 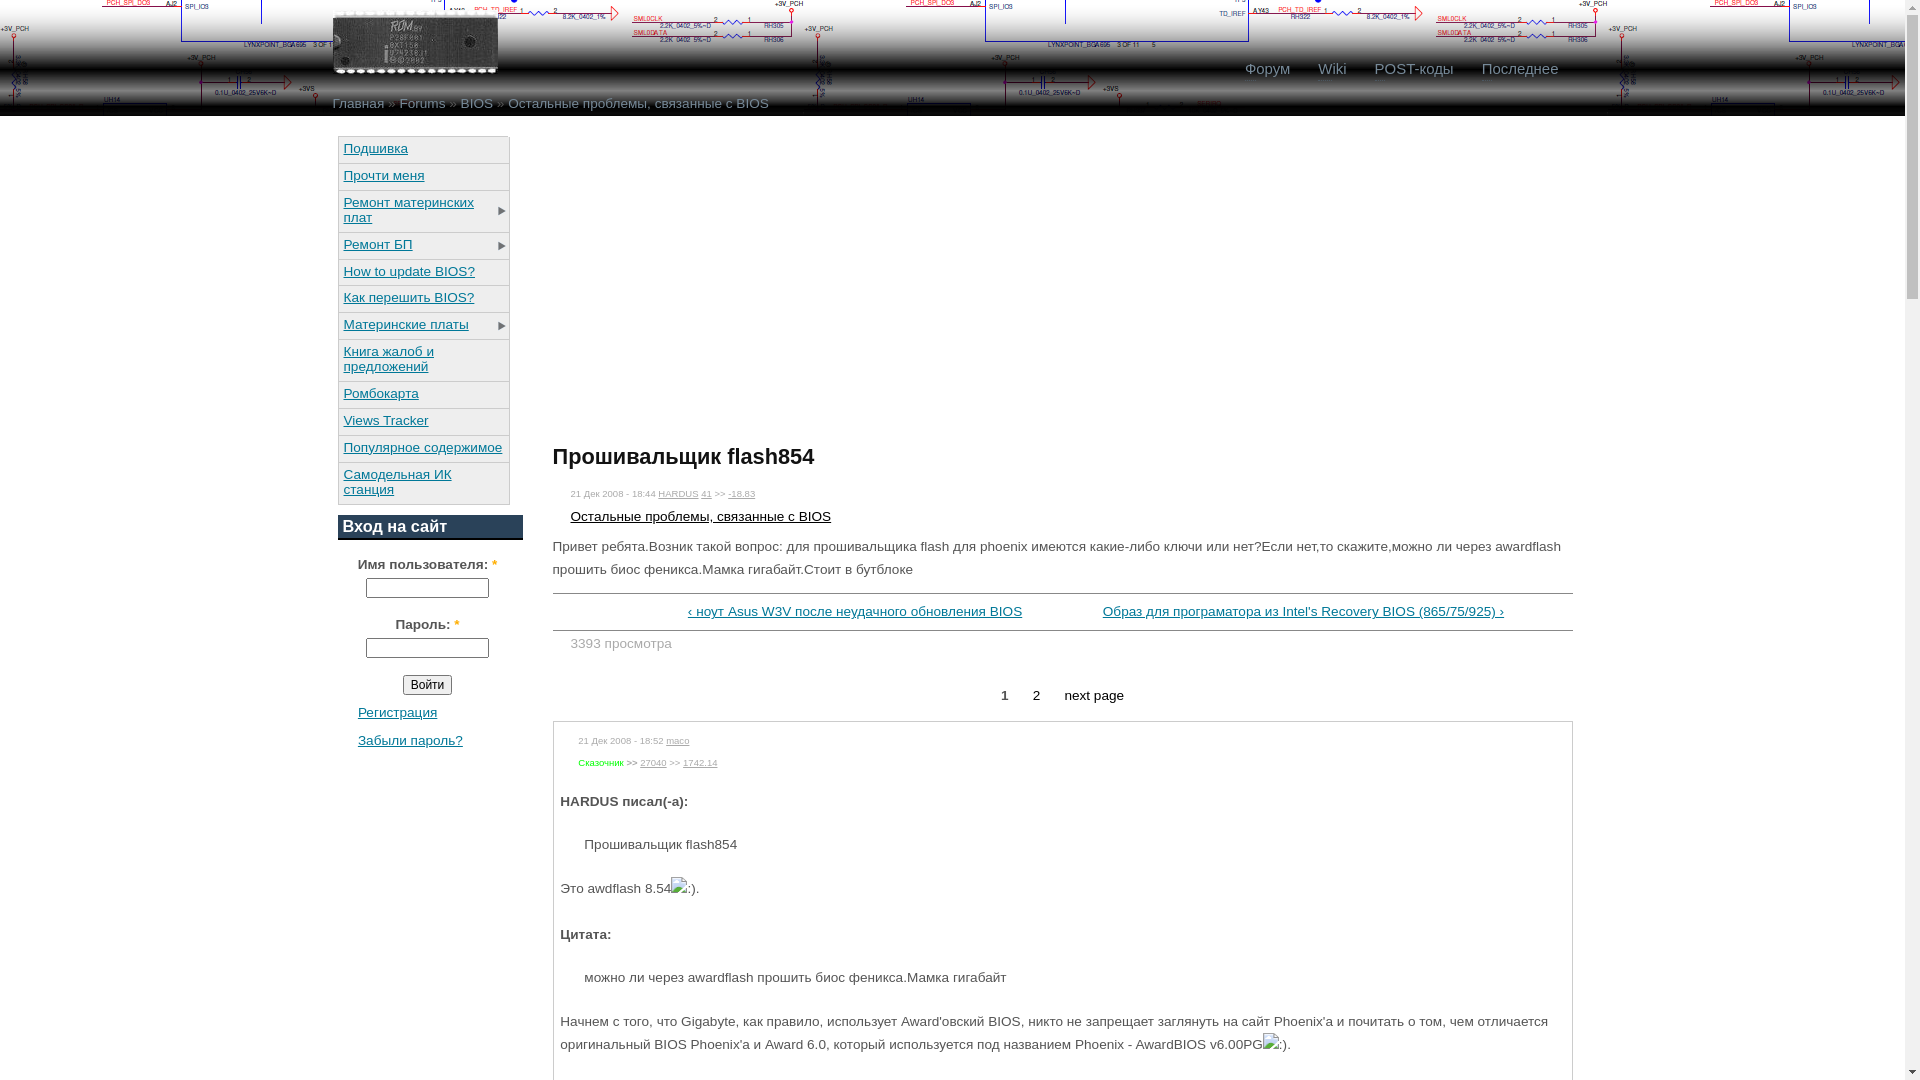 I want to click on 'maco', so click(x=677, y=740).